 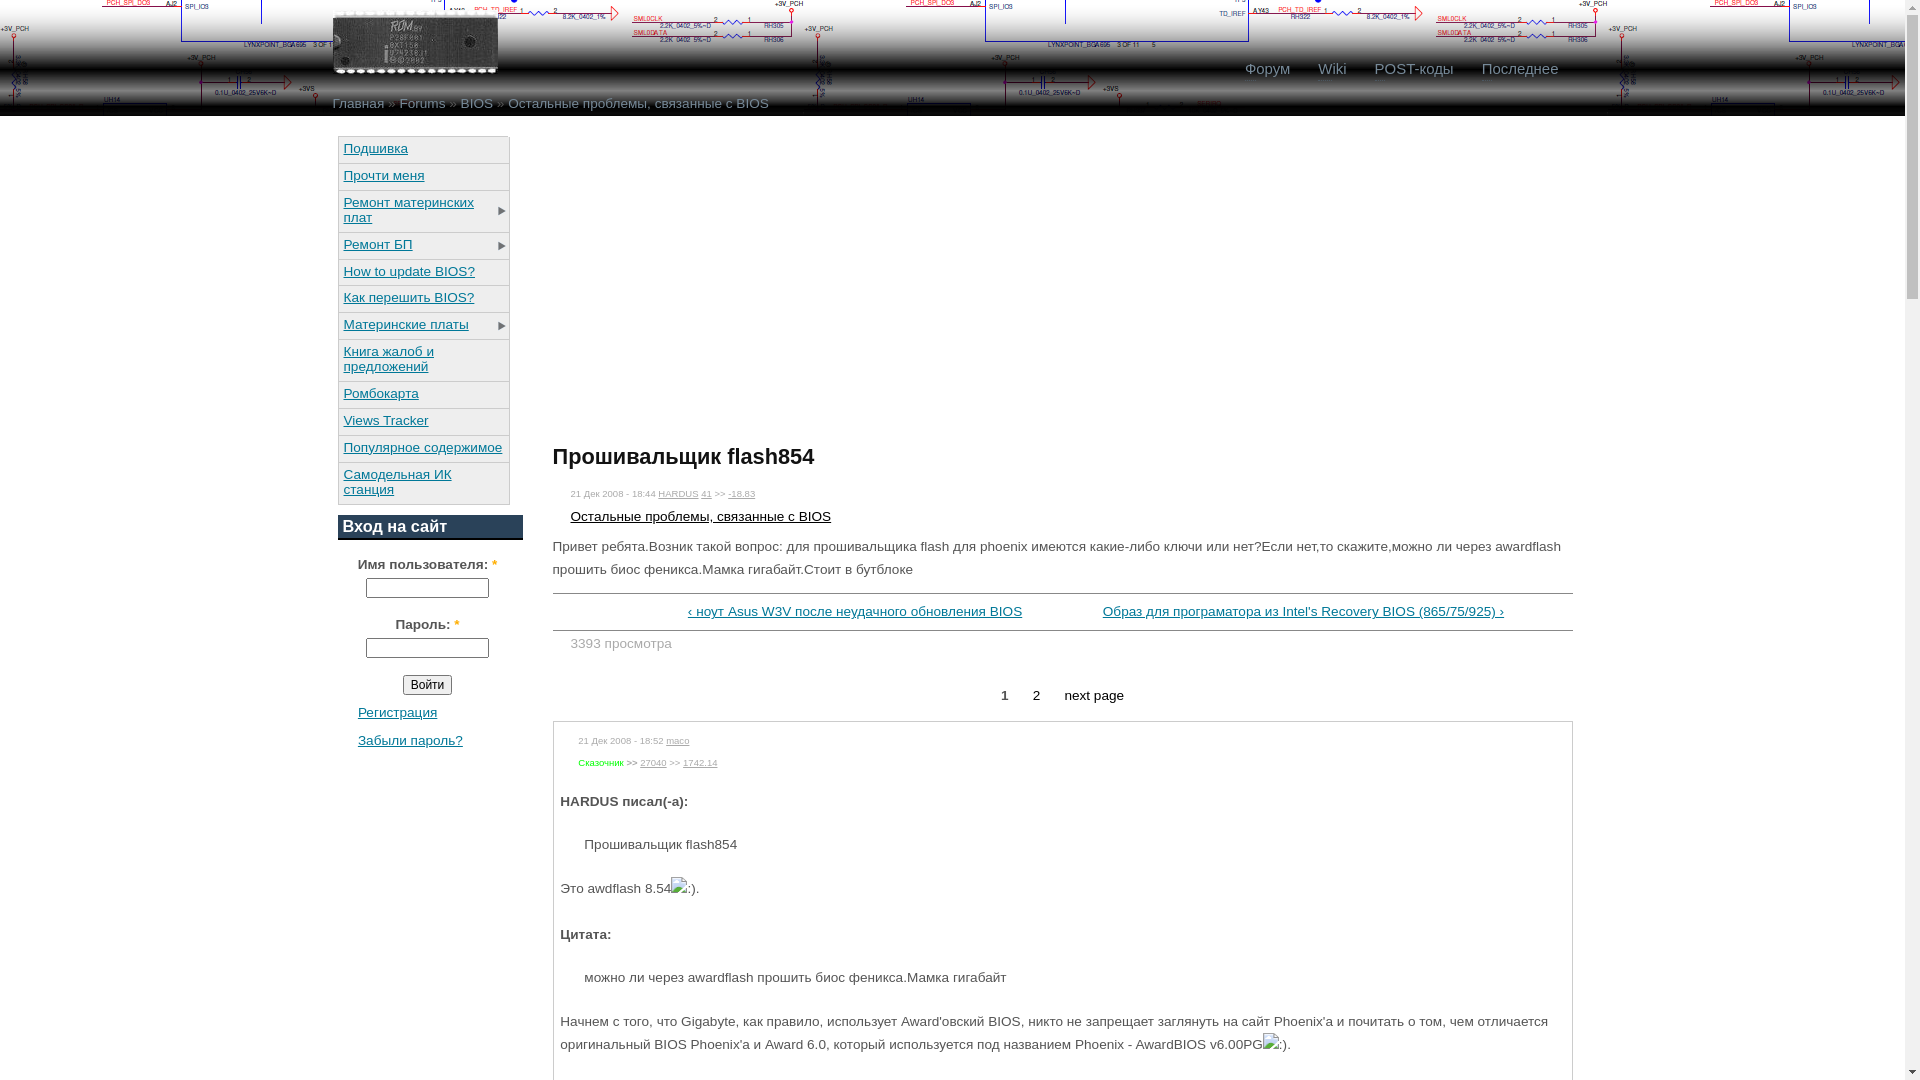 I want to click on 'maco', so click(x=677, y=740).